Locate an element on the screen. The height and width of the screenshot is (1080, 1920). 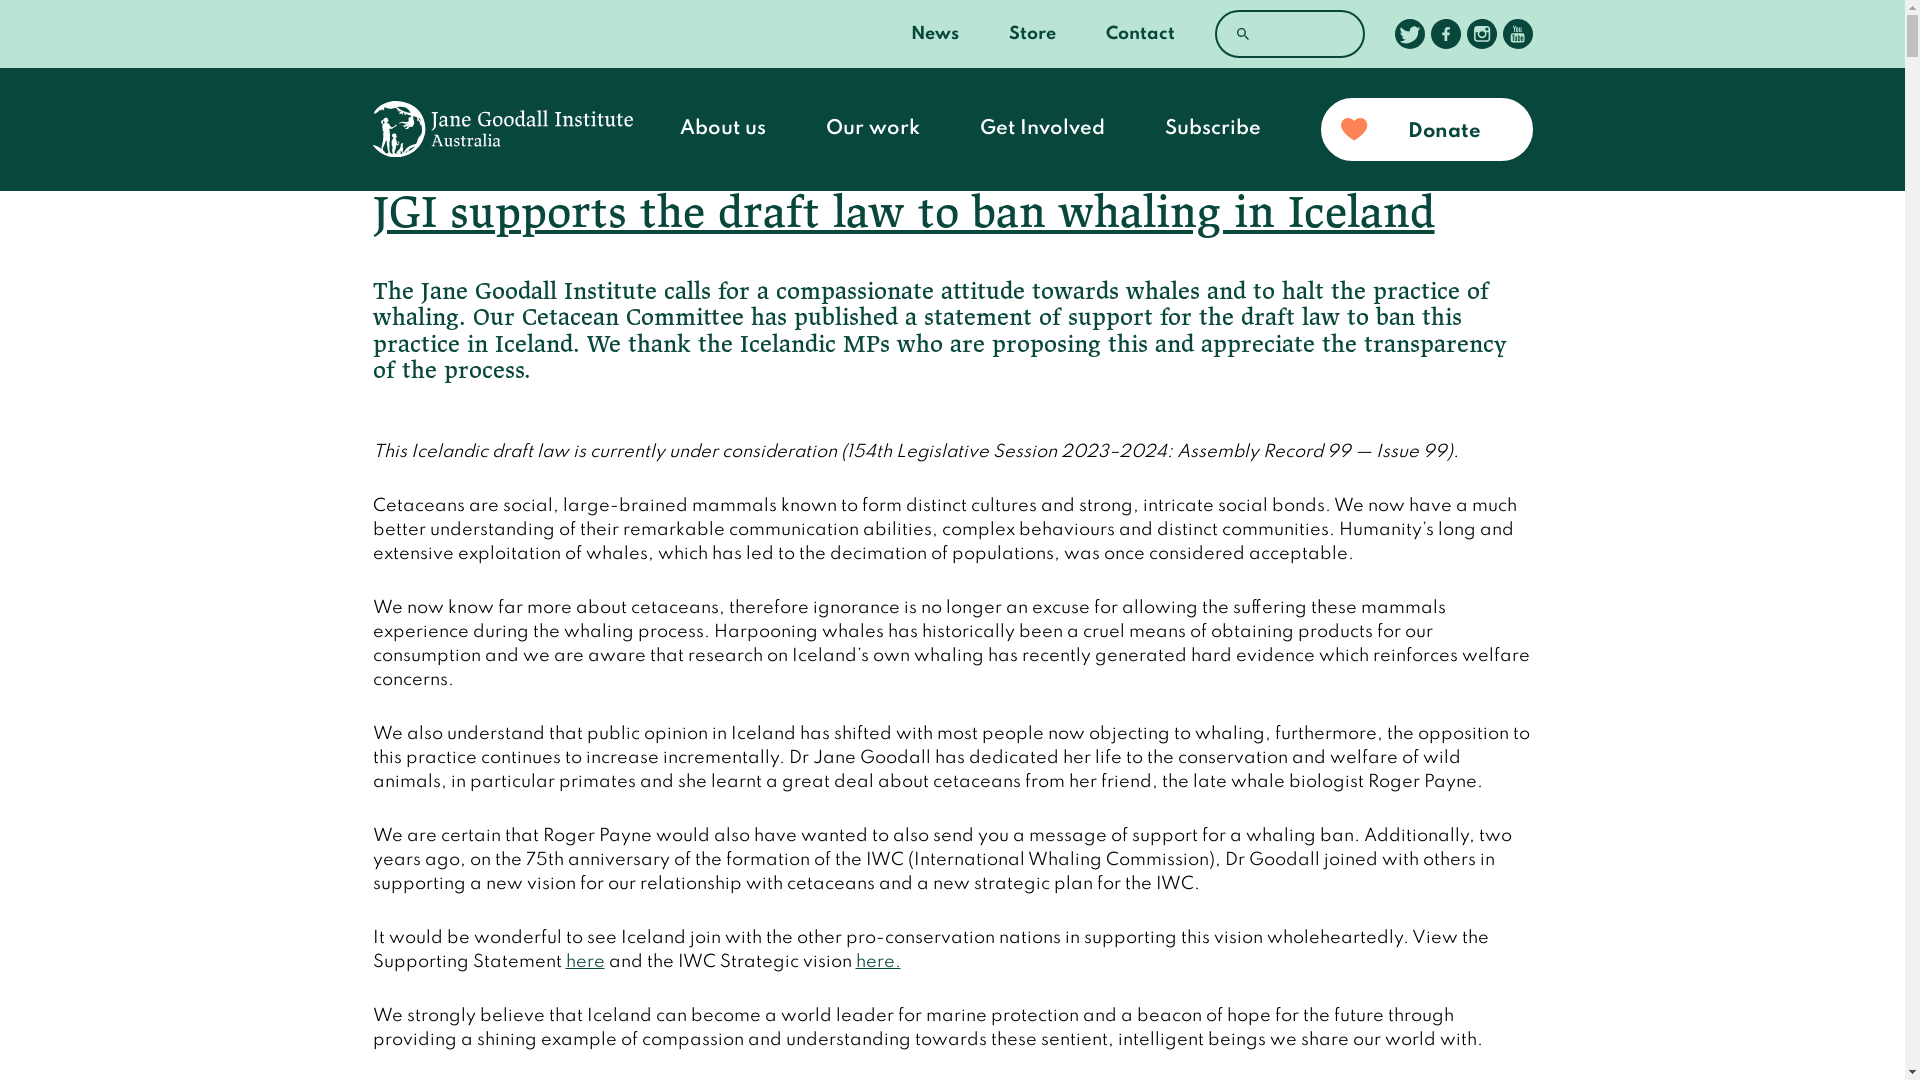
'Contact' is located at coordinates (1140, 34).